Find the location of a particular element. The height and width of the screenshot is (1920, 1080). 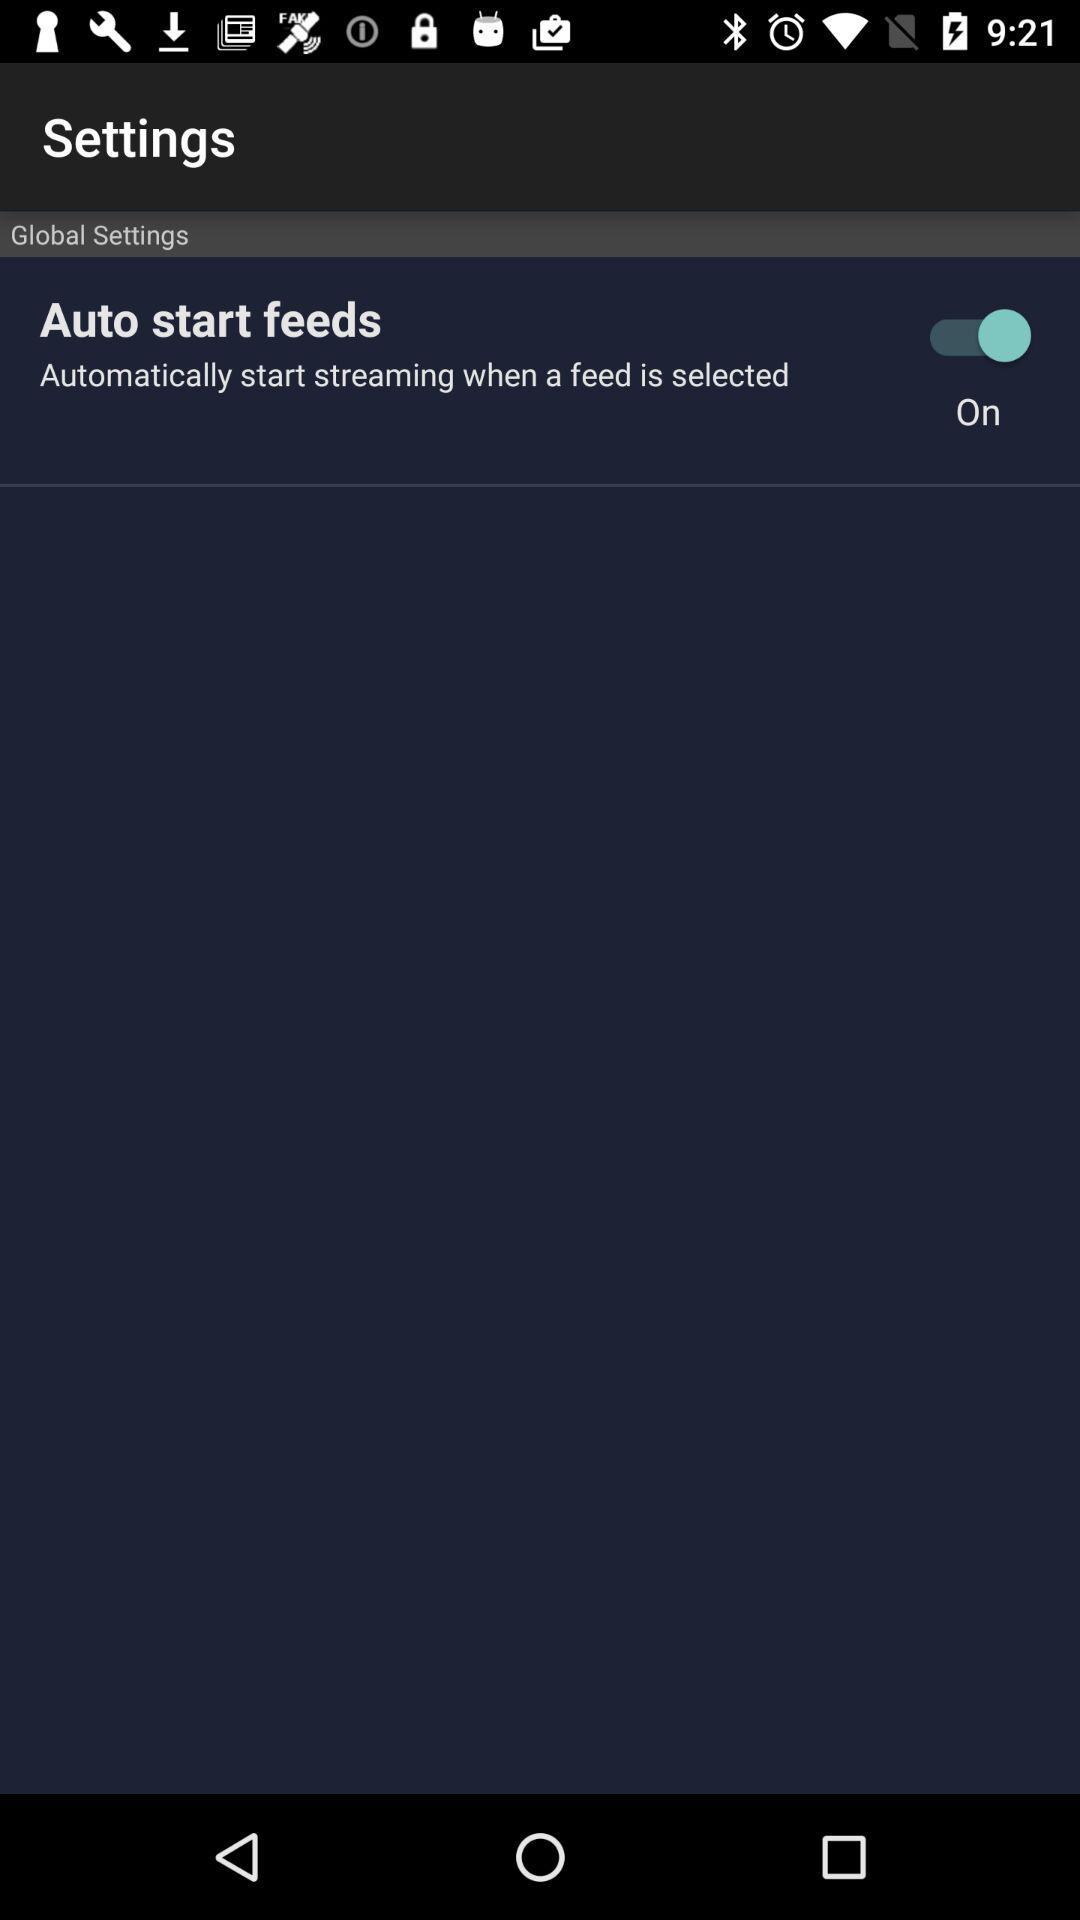

the item next to the auto start feeds item is located at coordinates (977, 335).